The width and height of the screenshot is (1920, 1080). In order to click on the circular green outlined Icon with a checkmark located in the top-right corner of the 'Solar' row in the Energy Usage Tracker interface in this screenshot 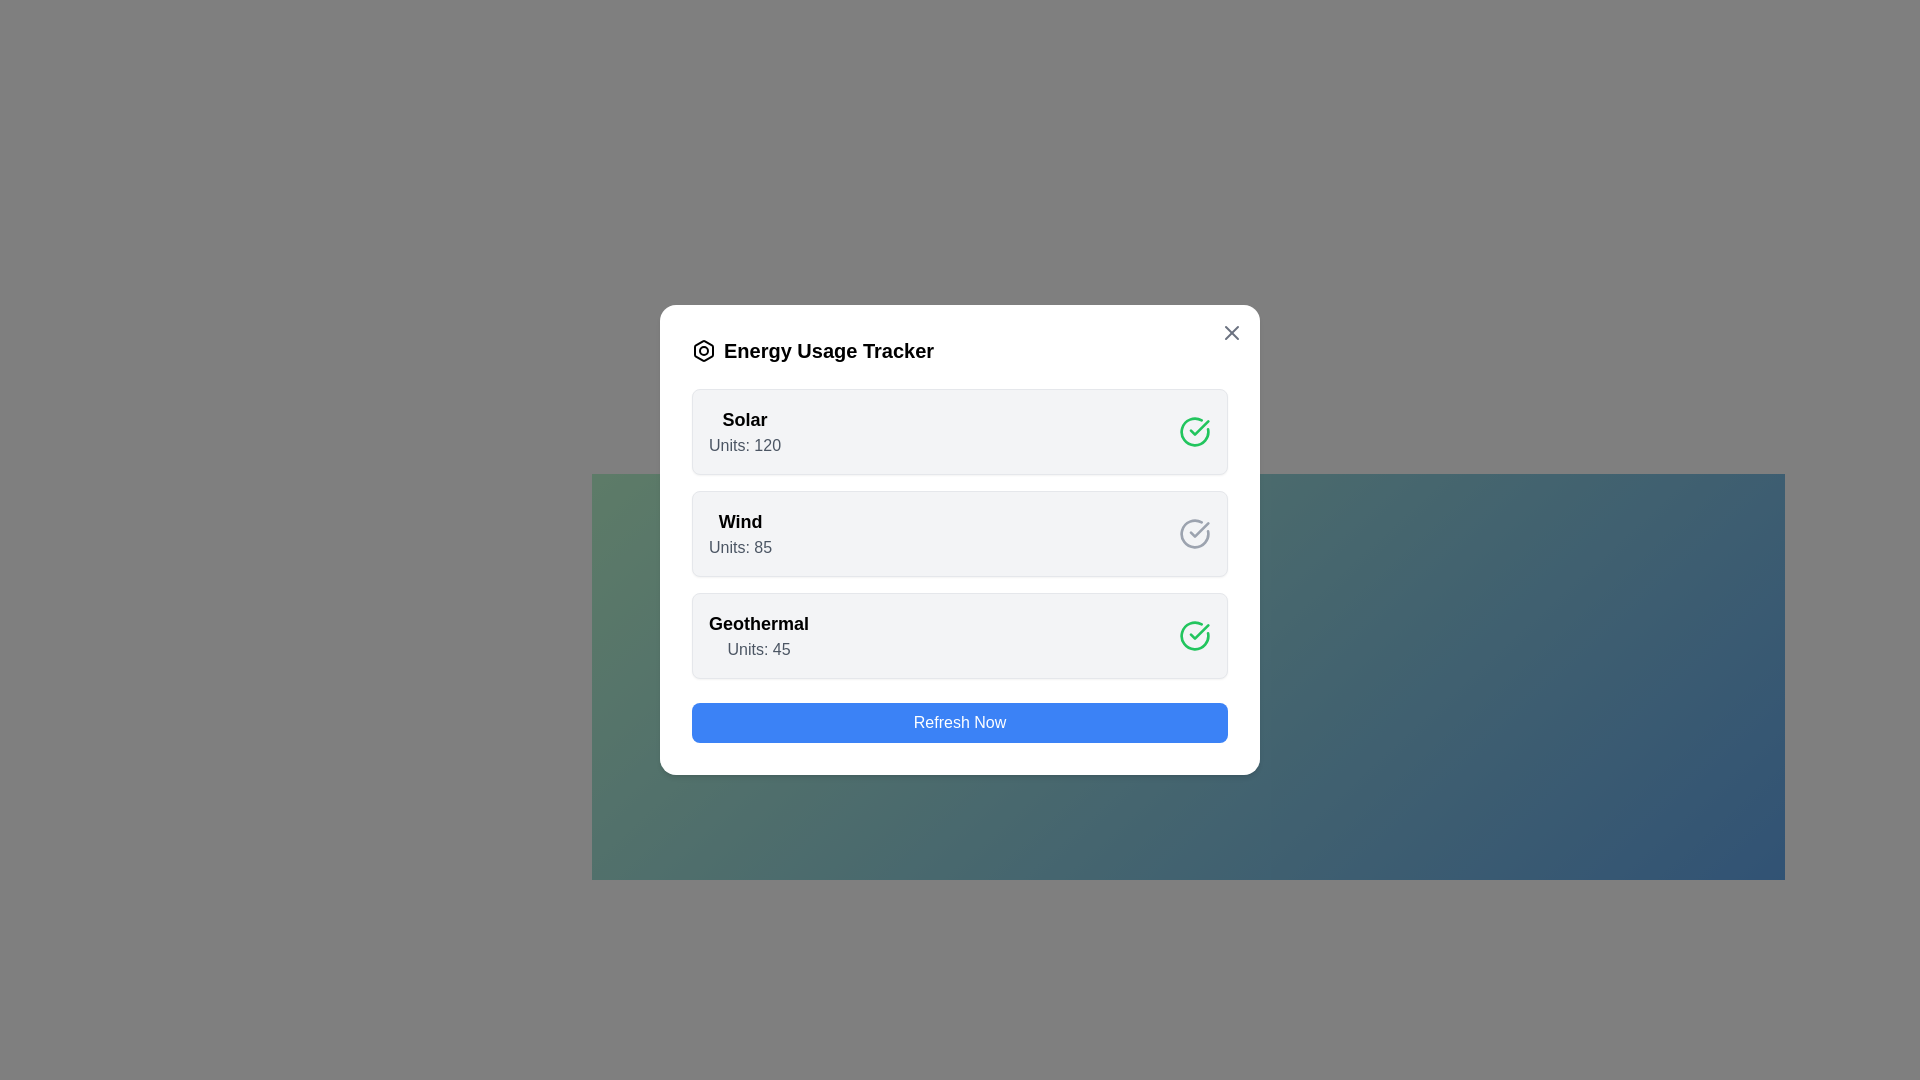, I will do `click(1195, 431)`.